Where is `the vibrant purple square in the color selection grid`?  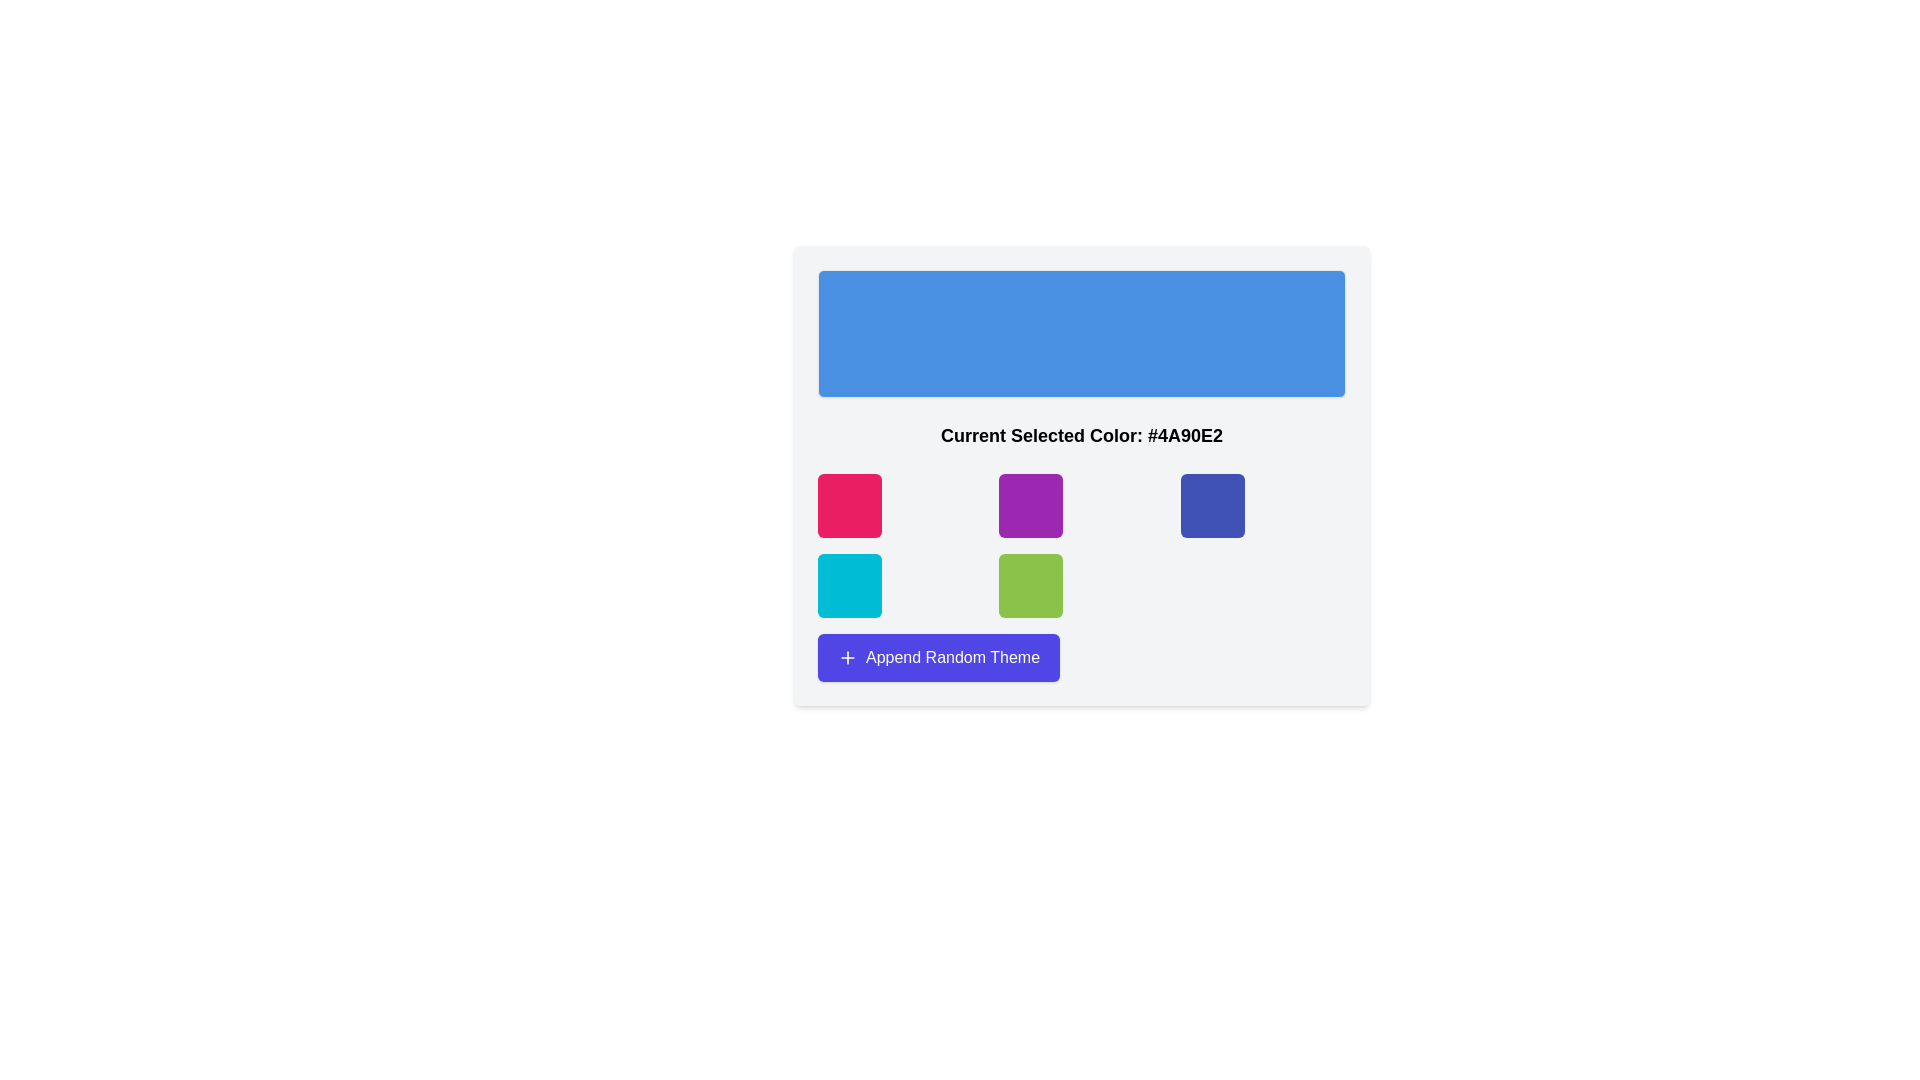 the vibrant purple square in the color selection grid is located at coordinates (1031, 504).